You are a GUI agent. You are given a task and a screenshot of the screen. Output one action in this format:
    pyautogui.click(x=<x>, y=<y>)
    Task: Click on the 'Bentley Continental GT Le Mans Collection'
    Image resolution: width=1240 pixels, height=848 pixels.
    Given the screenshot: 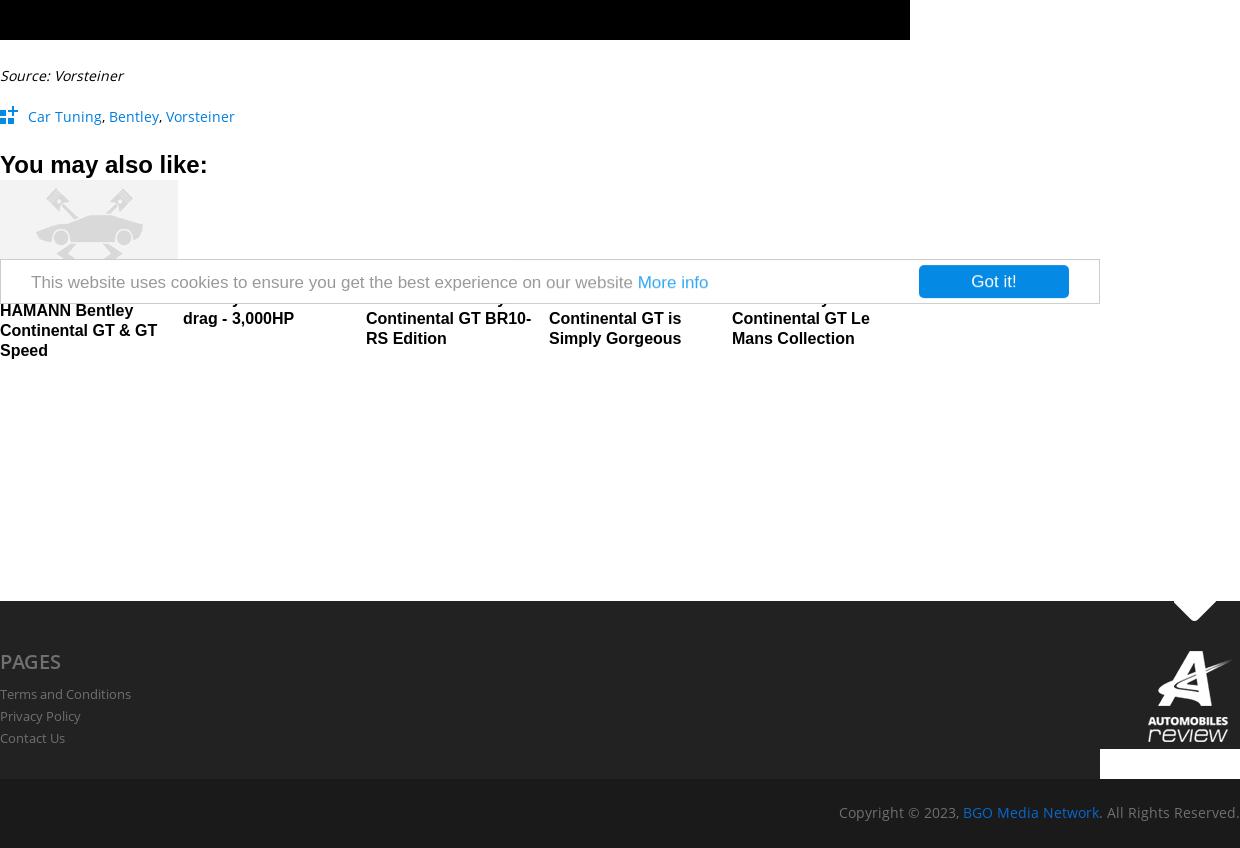 What is the action you would take?
    pyautogui.click(x=799, y=318)
    